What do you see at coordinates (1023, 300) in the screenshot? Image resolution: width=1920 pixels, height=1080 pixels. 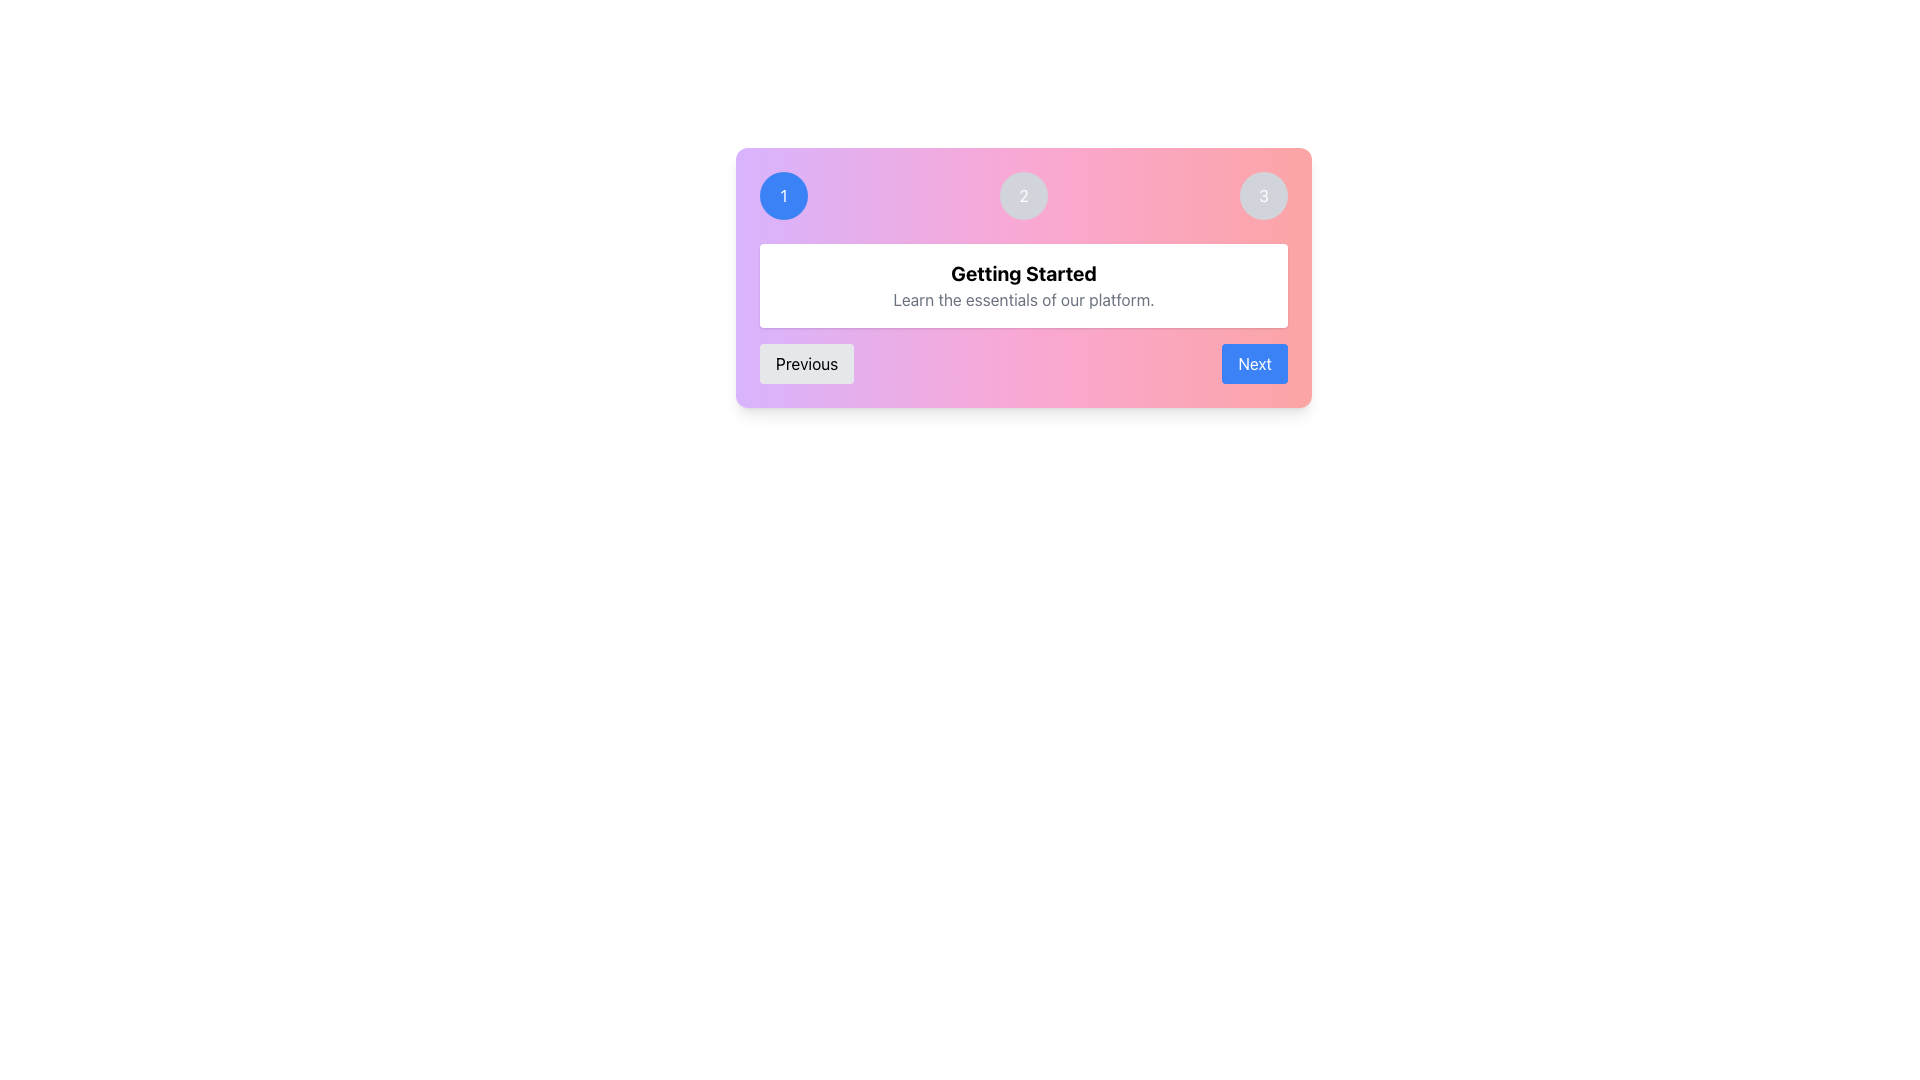 I see `the text element that reads 'Learn the essentials of our platform.' which is styled in gray color and located below the title 'Getting Started' in a white card component` at bounding box center [1023, 300].